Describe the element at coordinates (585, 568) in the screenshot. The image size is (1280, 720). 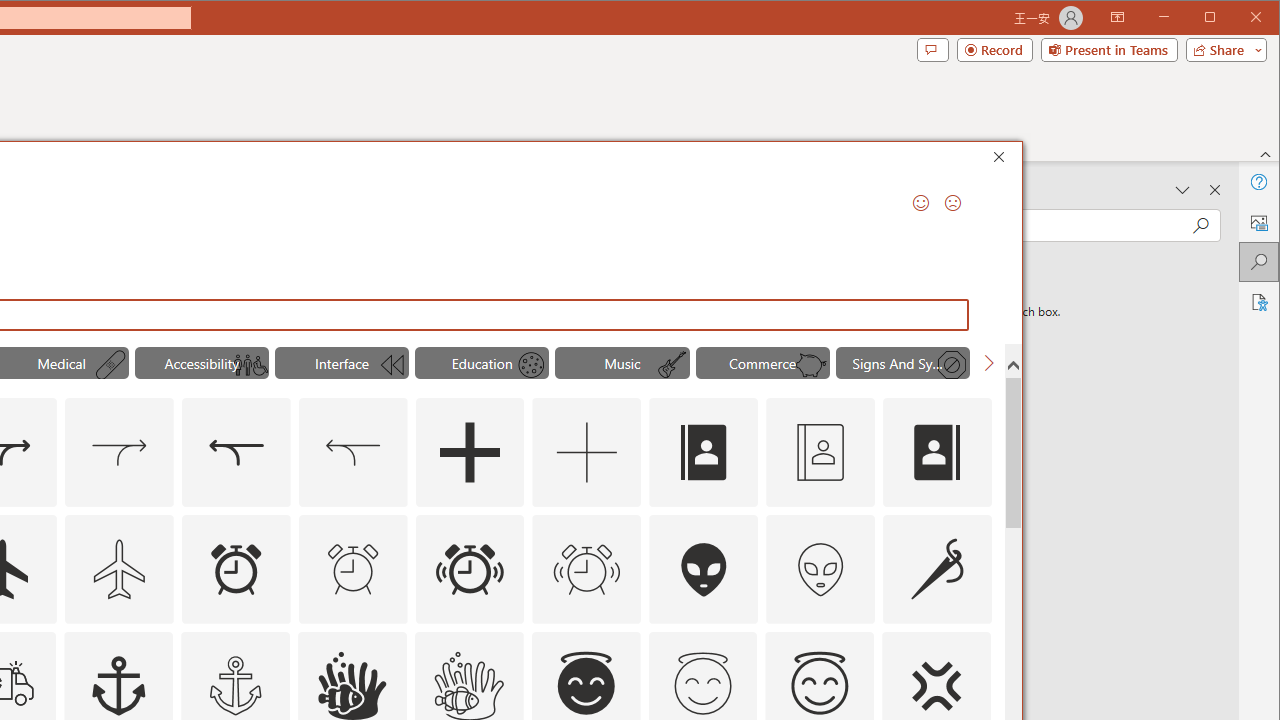
I see `'AutomationID: Icons_AlarmRinging_M'` at that location.